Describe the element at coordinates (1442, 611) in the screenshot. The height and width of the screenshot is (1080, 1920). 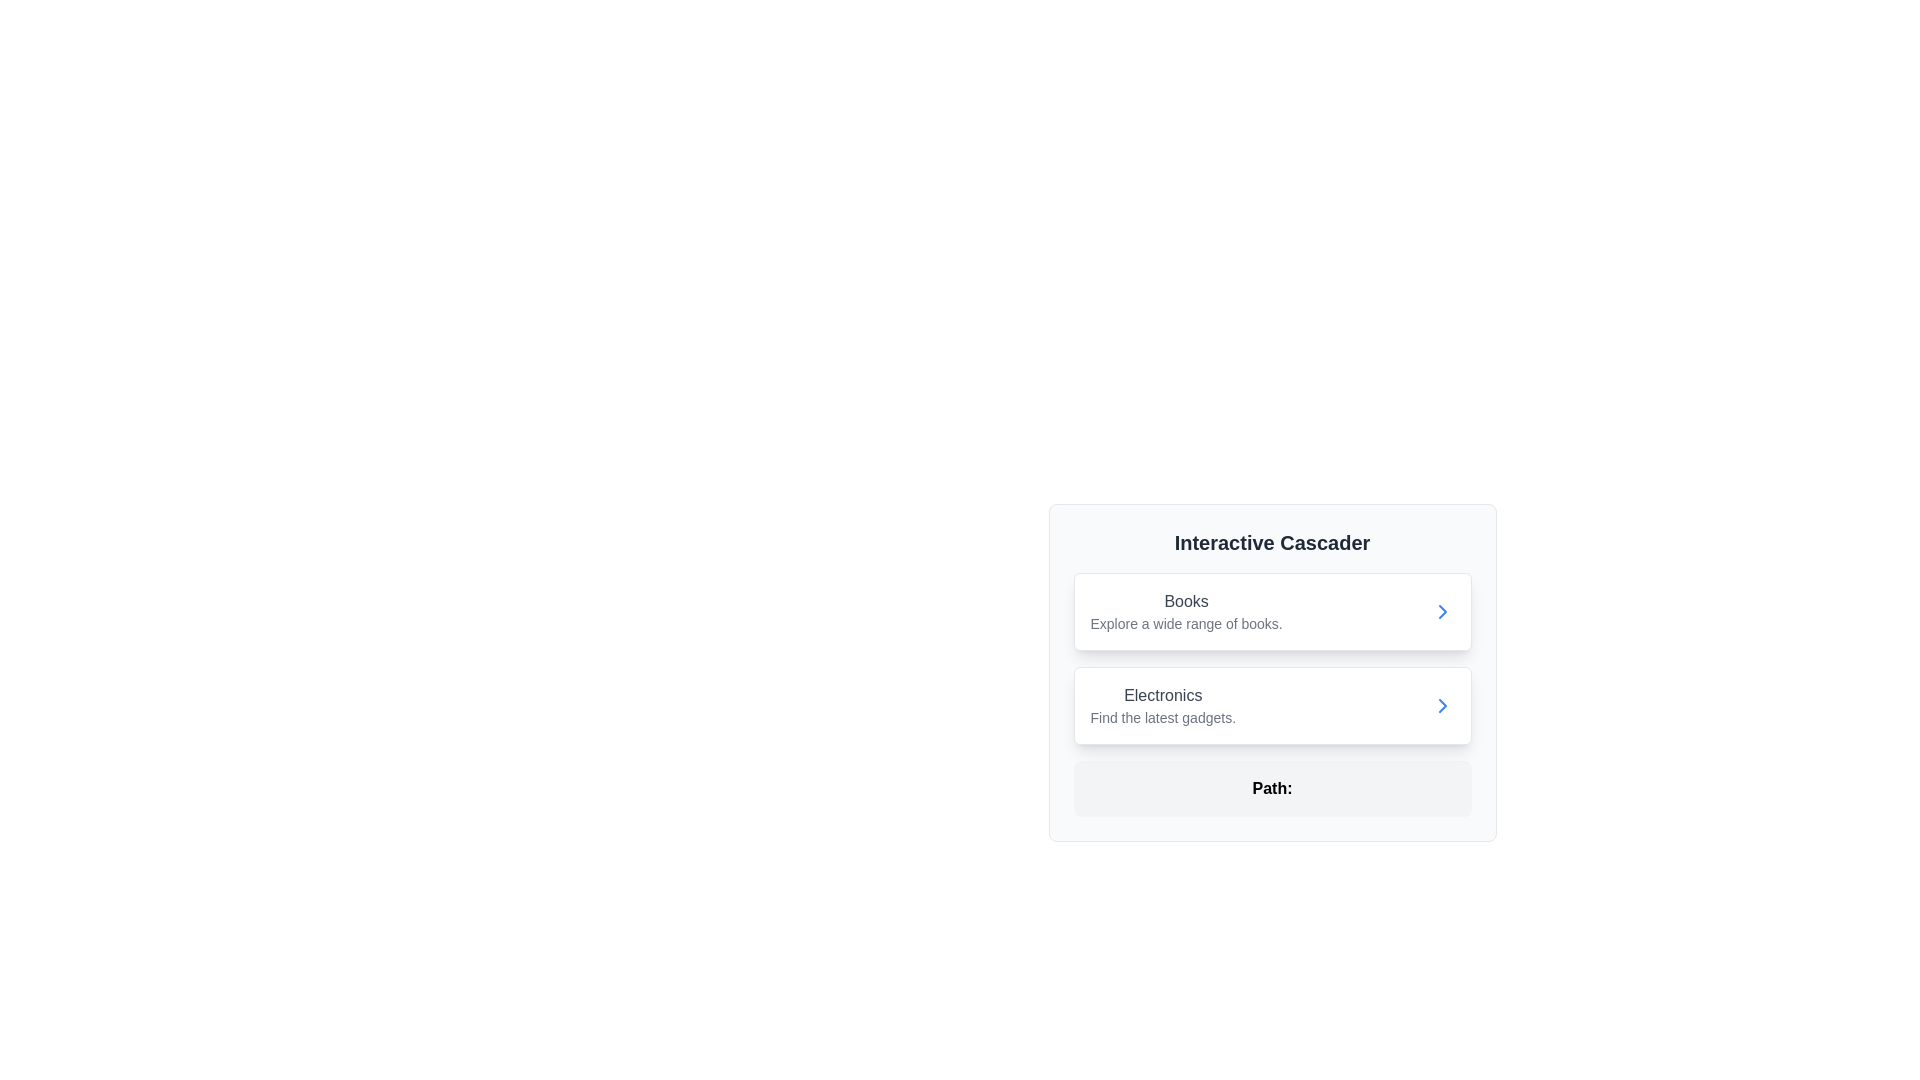
I see `the chevron arrow icon located at the rightmost edge of the 'Books' card to view related content` at that location.